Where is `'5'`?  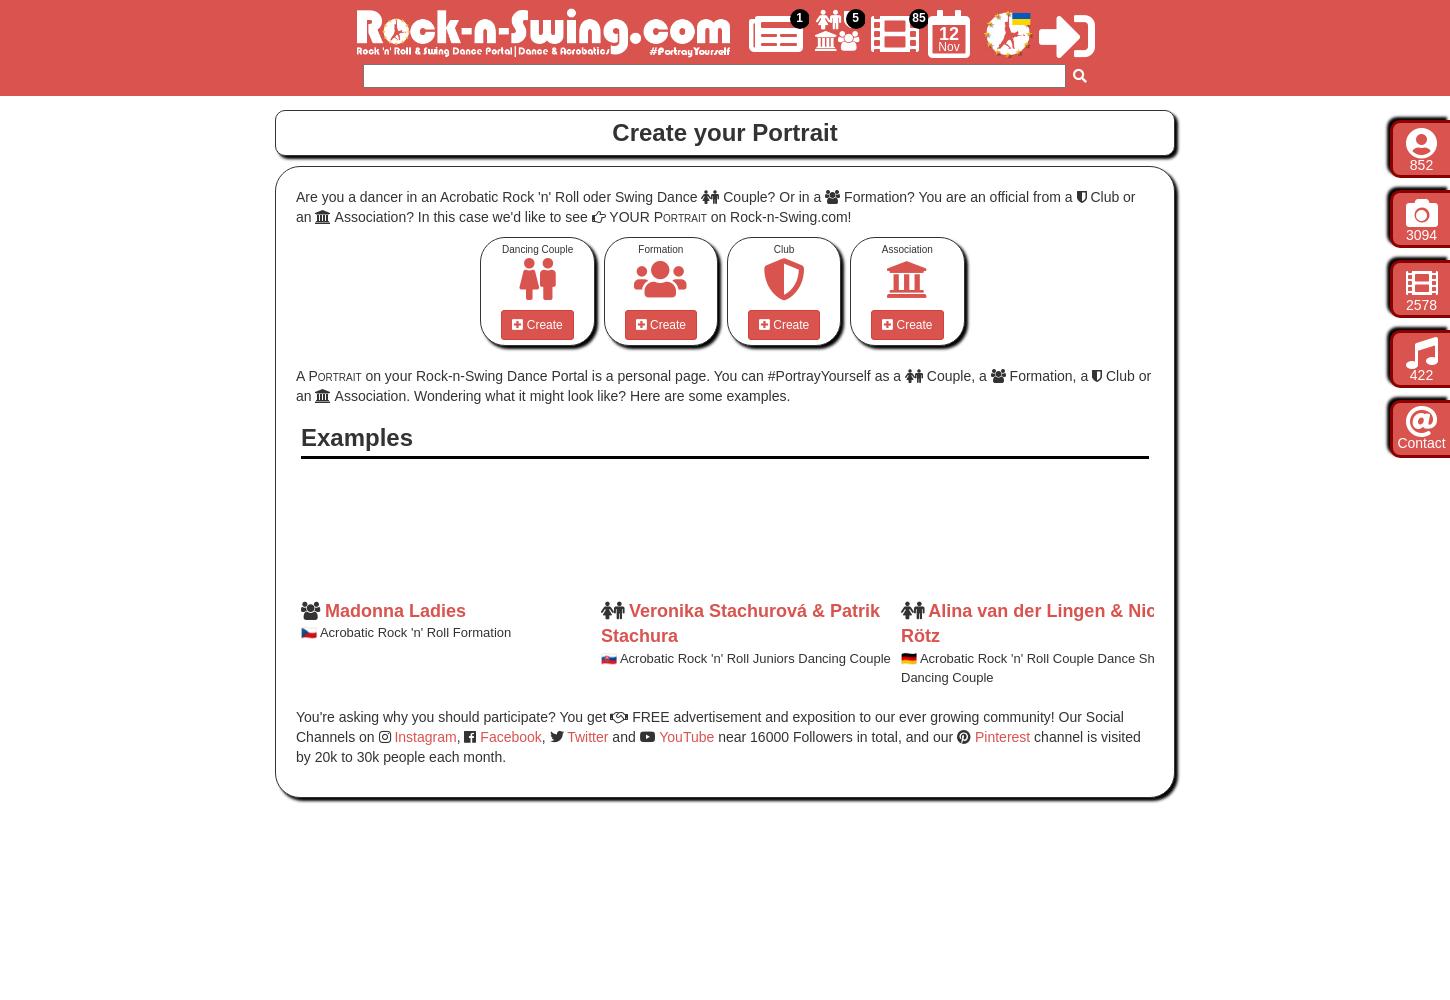 '5' is located at coordinates (851, 18).